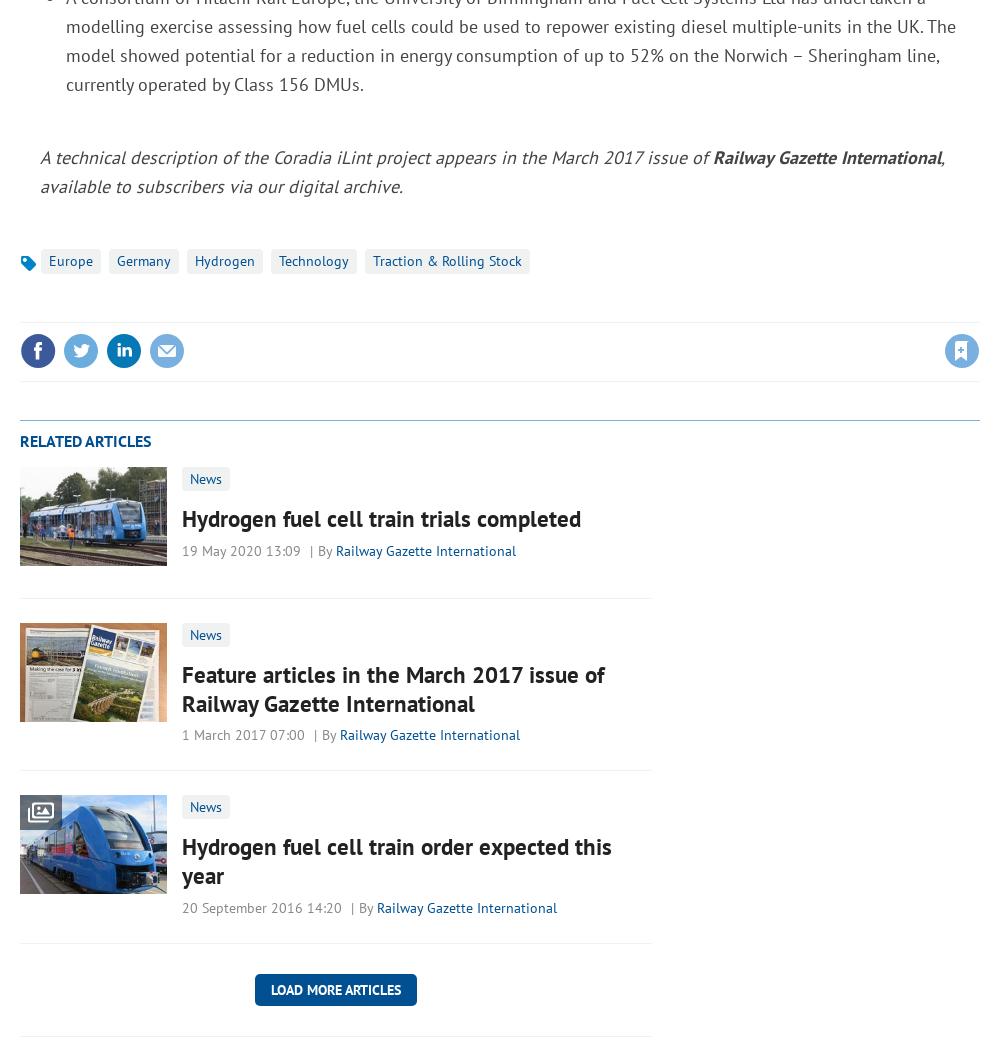 The width and height of the screenshot is (1000, 1062). I want to click on '20 September 2016 14:20', so click(261, 907).